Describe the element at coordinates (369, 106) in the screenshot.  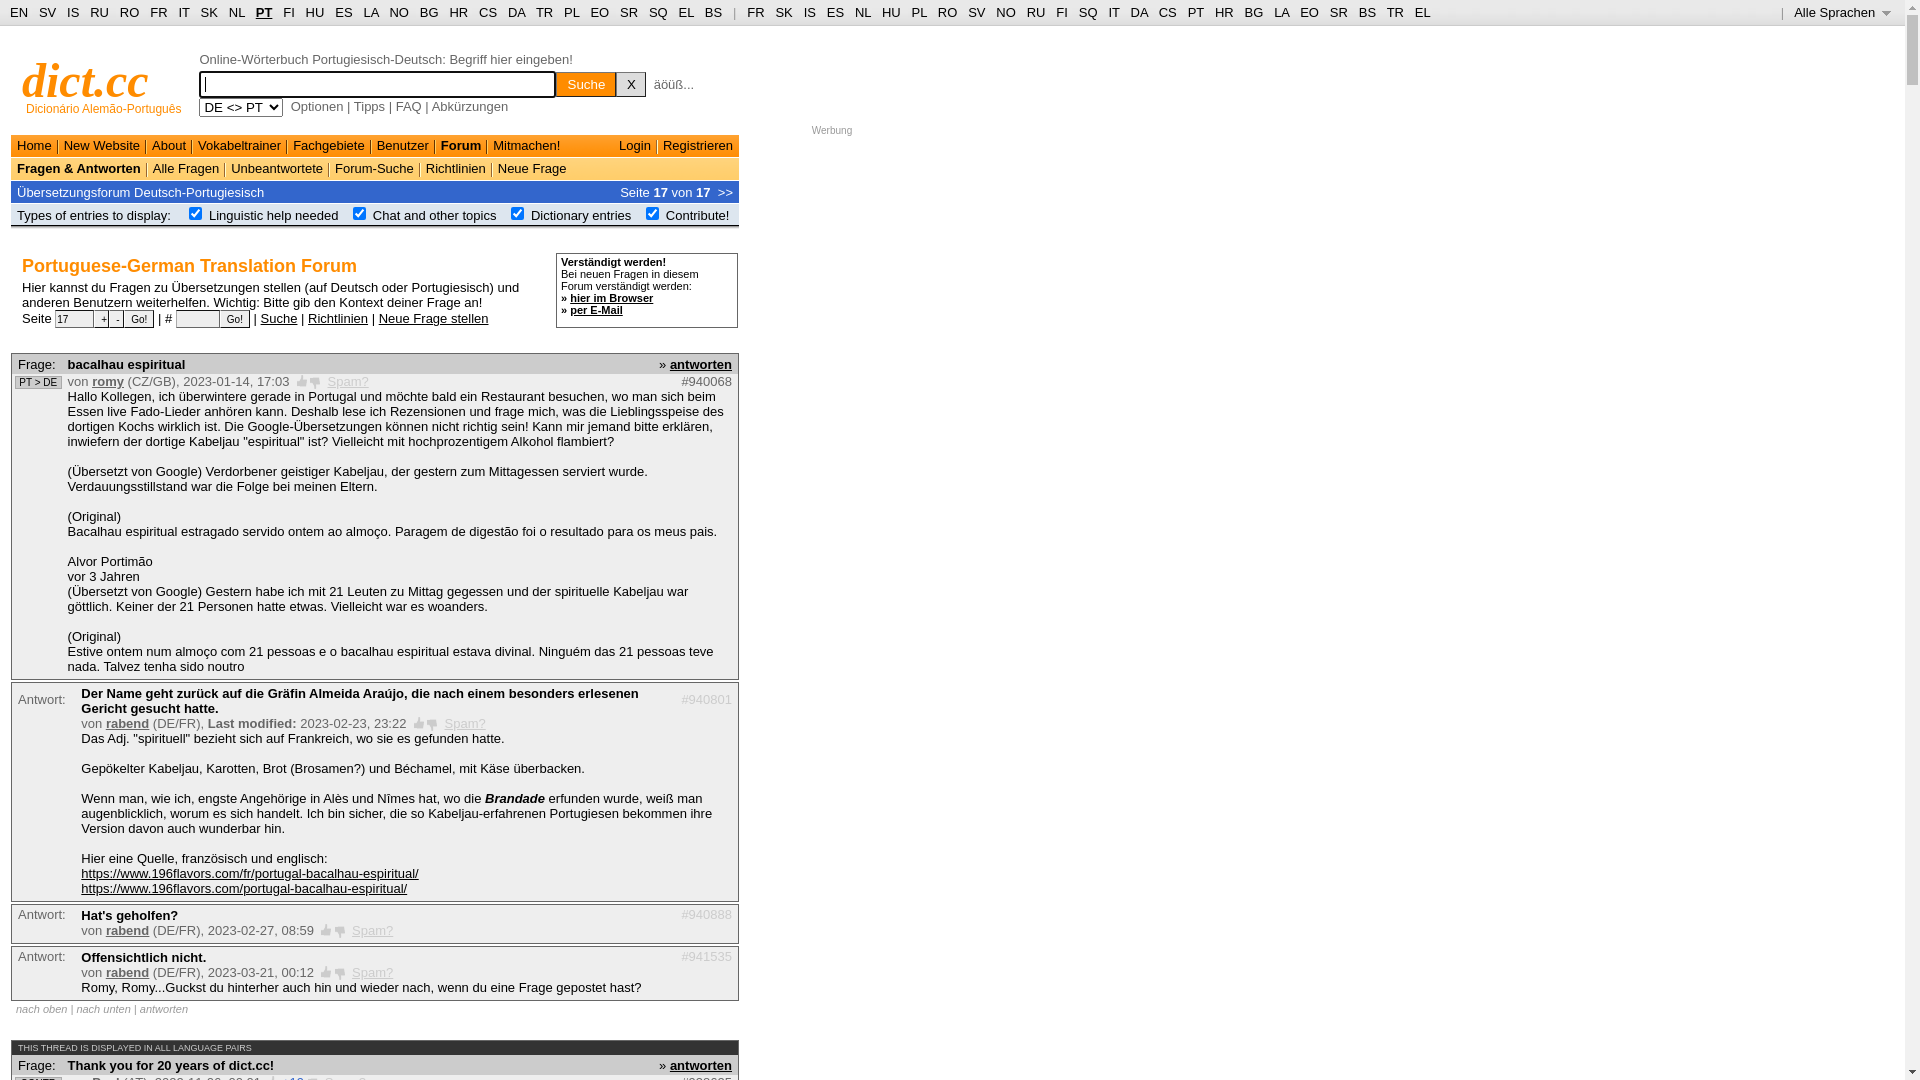
I see `'Tipps'` at that location.